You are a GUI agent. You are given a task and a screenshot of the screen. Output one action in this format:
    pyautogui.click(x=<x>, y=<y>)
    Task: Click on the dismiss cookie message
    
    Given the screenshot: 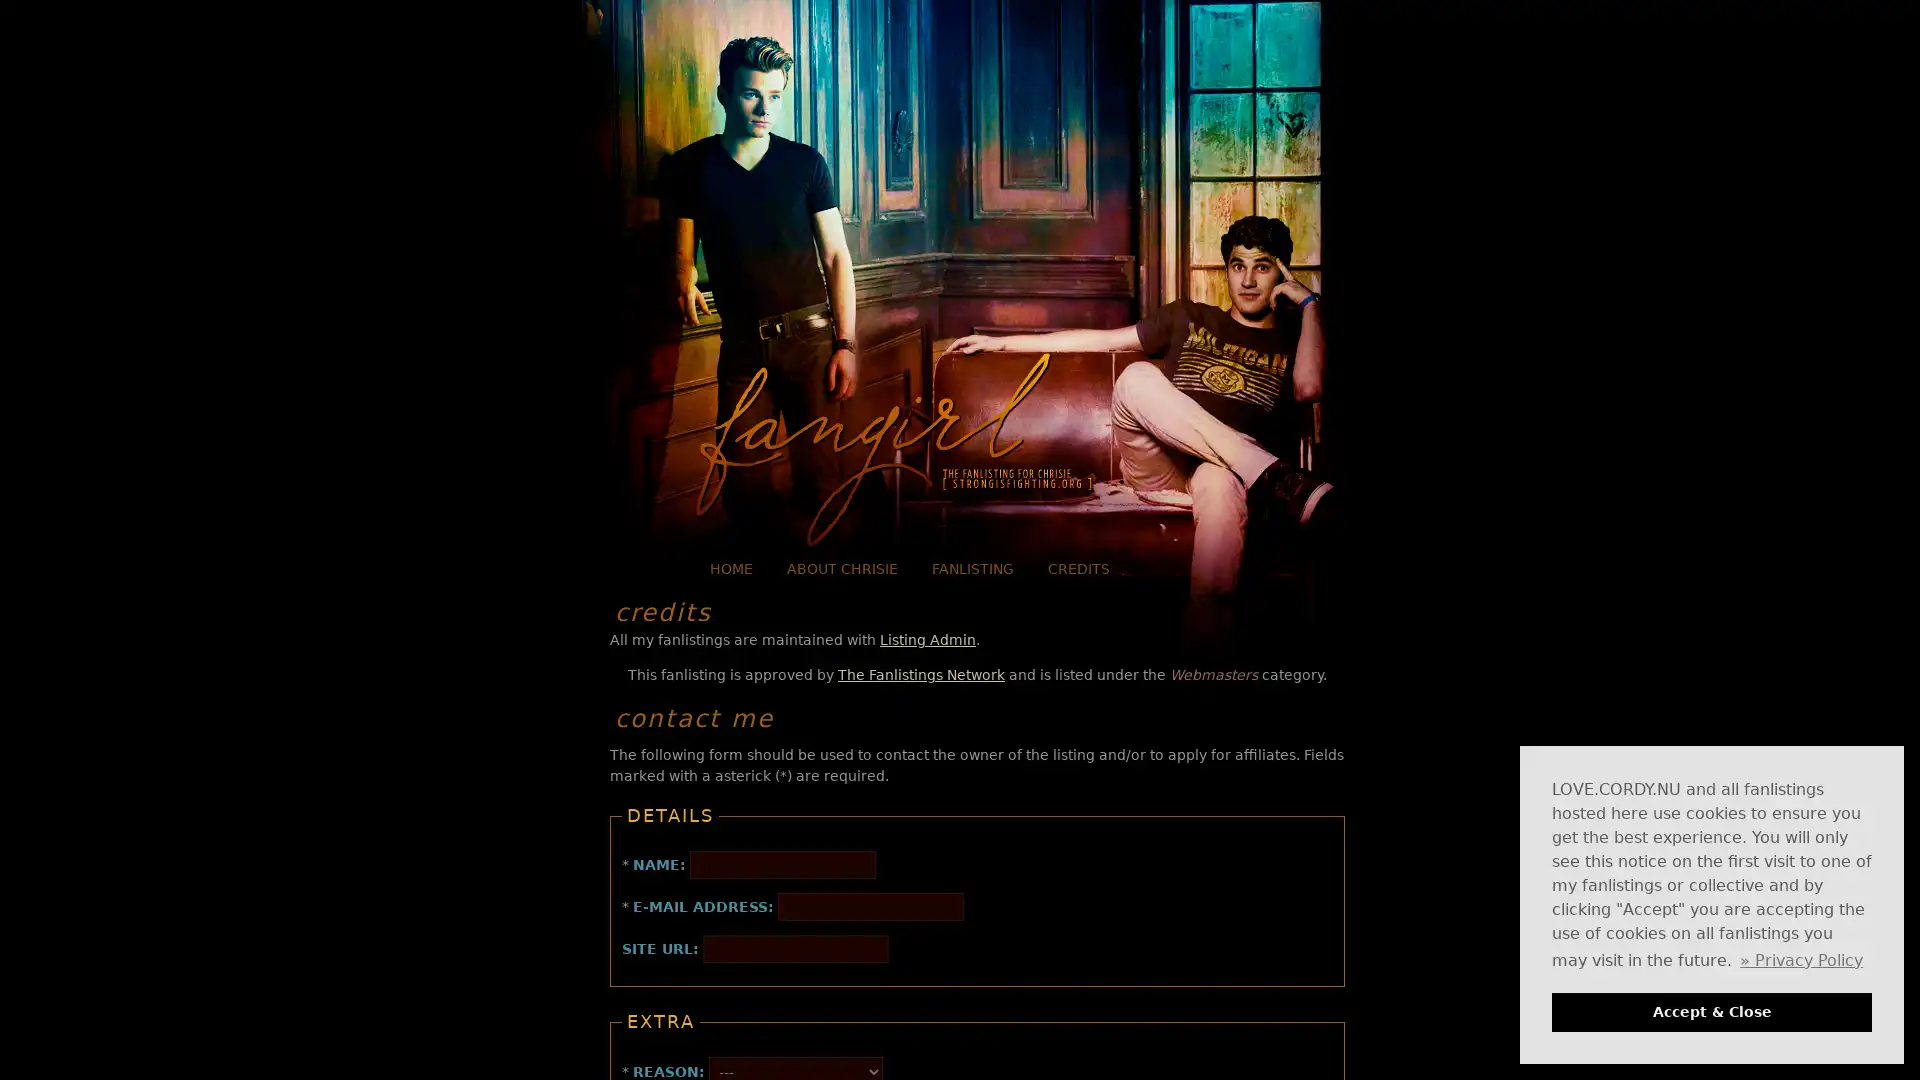 What is the action you would take?
    pyautogui.click(x=1711, y=1011)
    